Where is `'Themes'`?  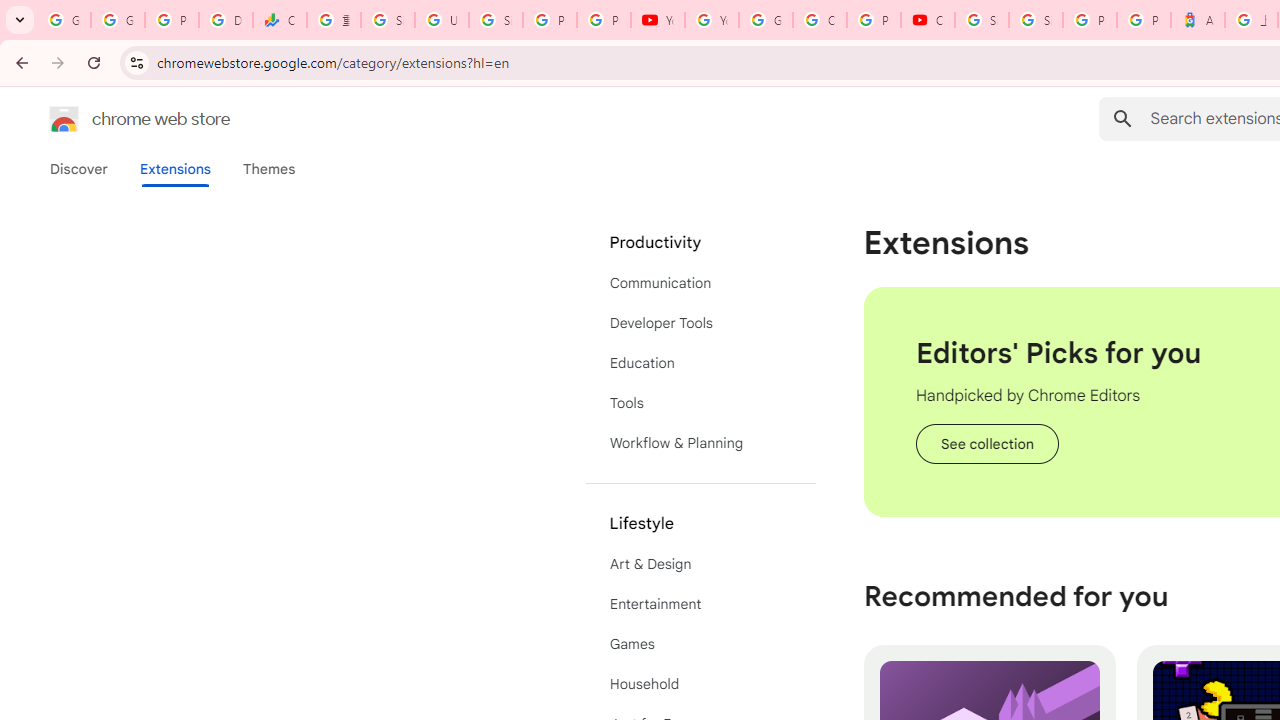 'Themes' is located at coordinates (268, 168).